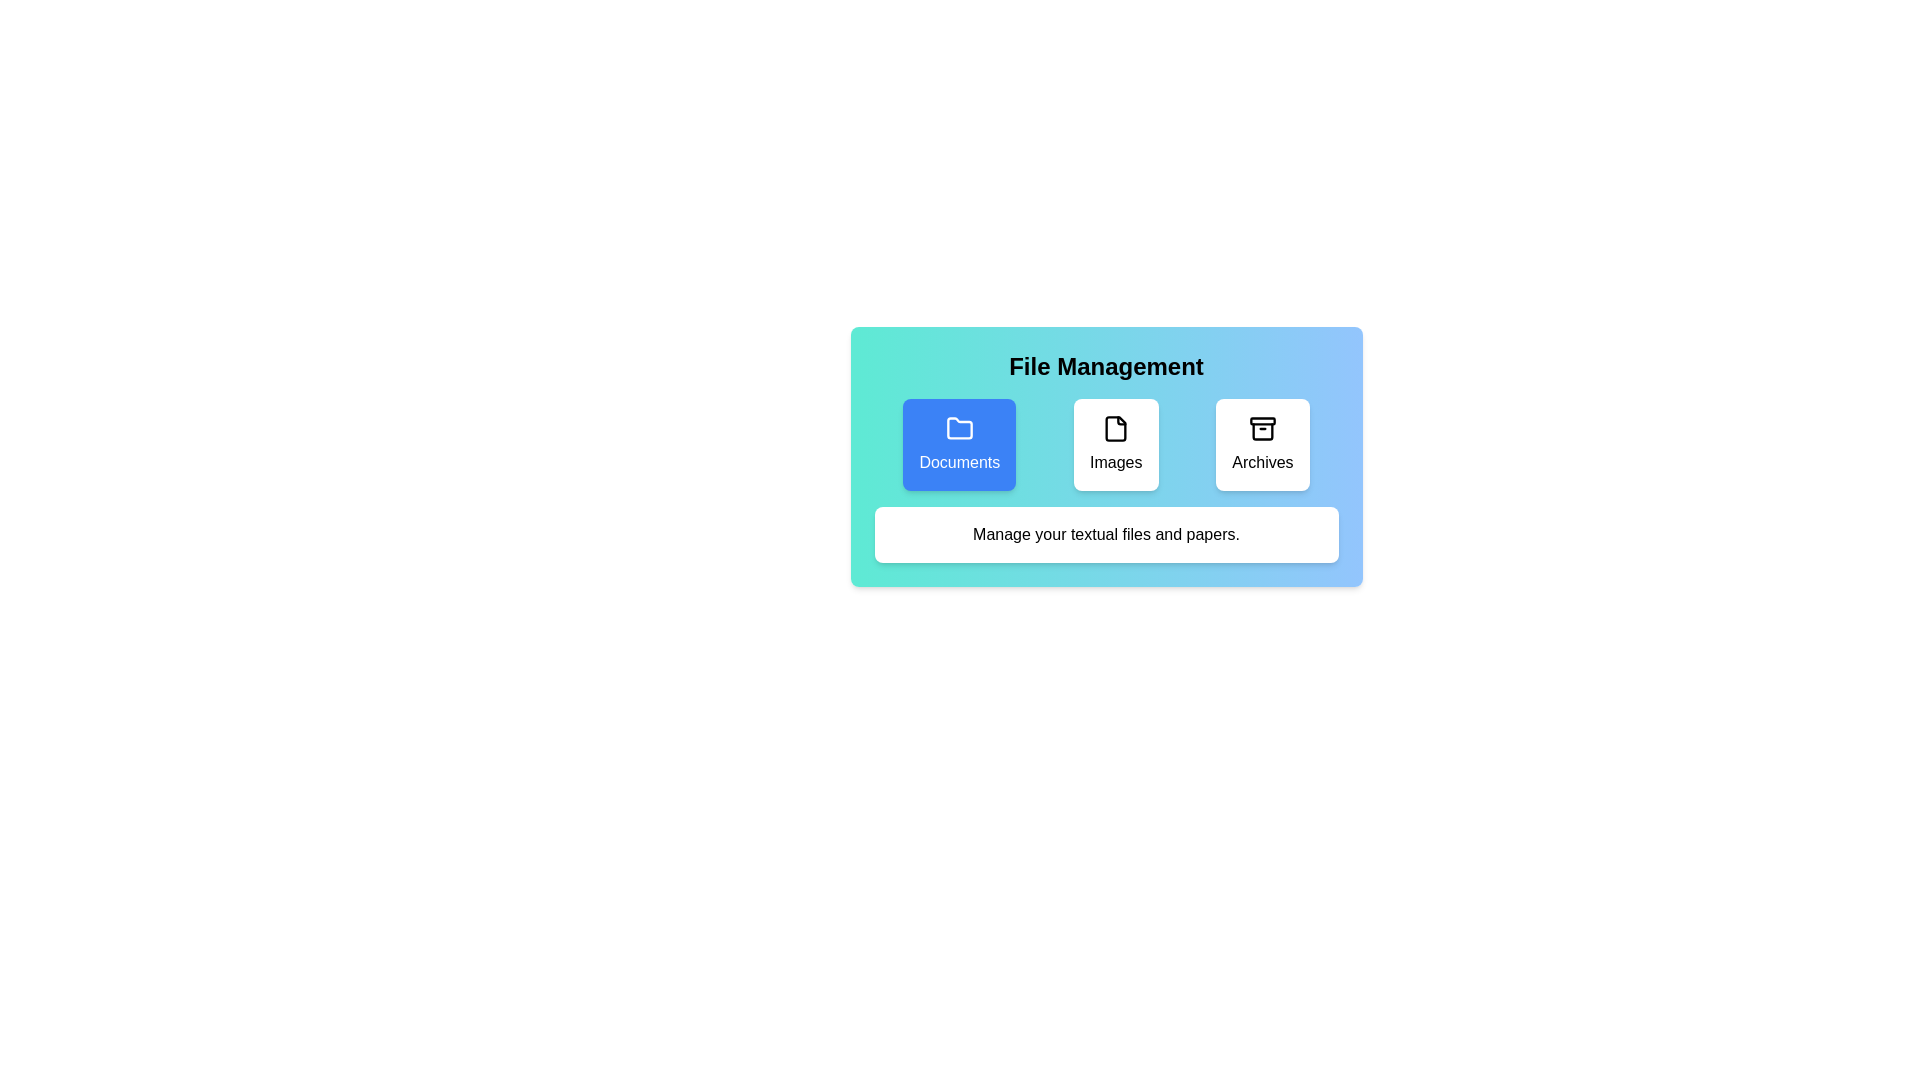 The width and height of the screenshot is (1920, 1080). Describe the element at coordinates (1115, 443) in the screenshot. I see `the button corresponding to the category Images to select it` at that location.